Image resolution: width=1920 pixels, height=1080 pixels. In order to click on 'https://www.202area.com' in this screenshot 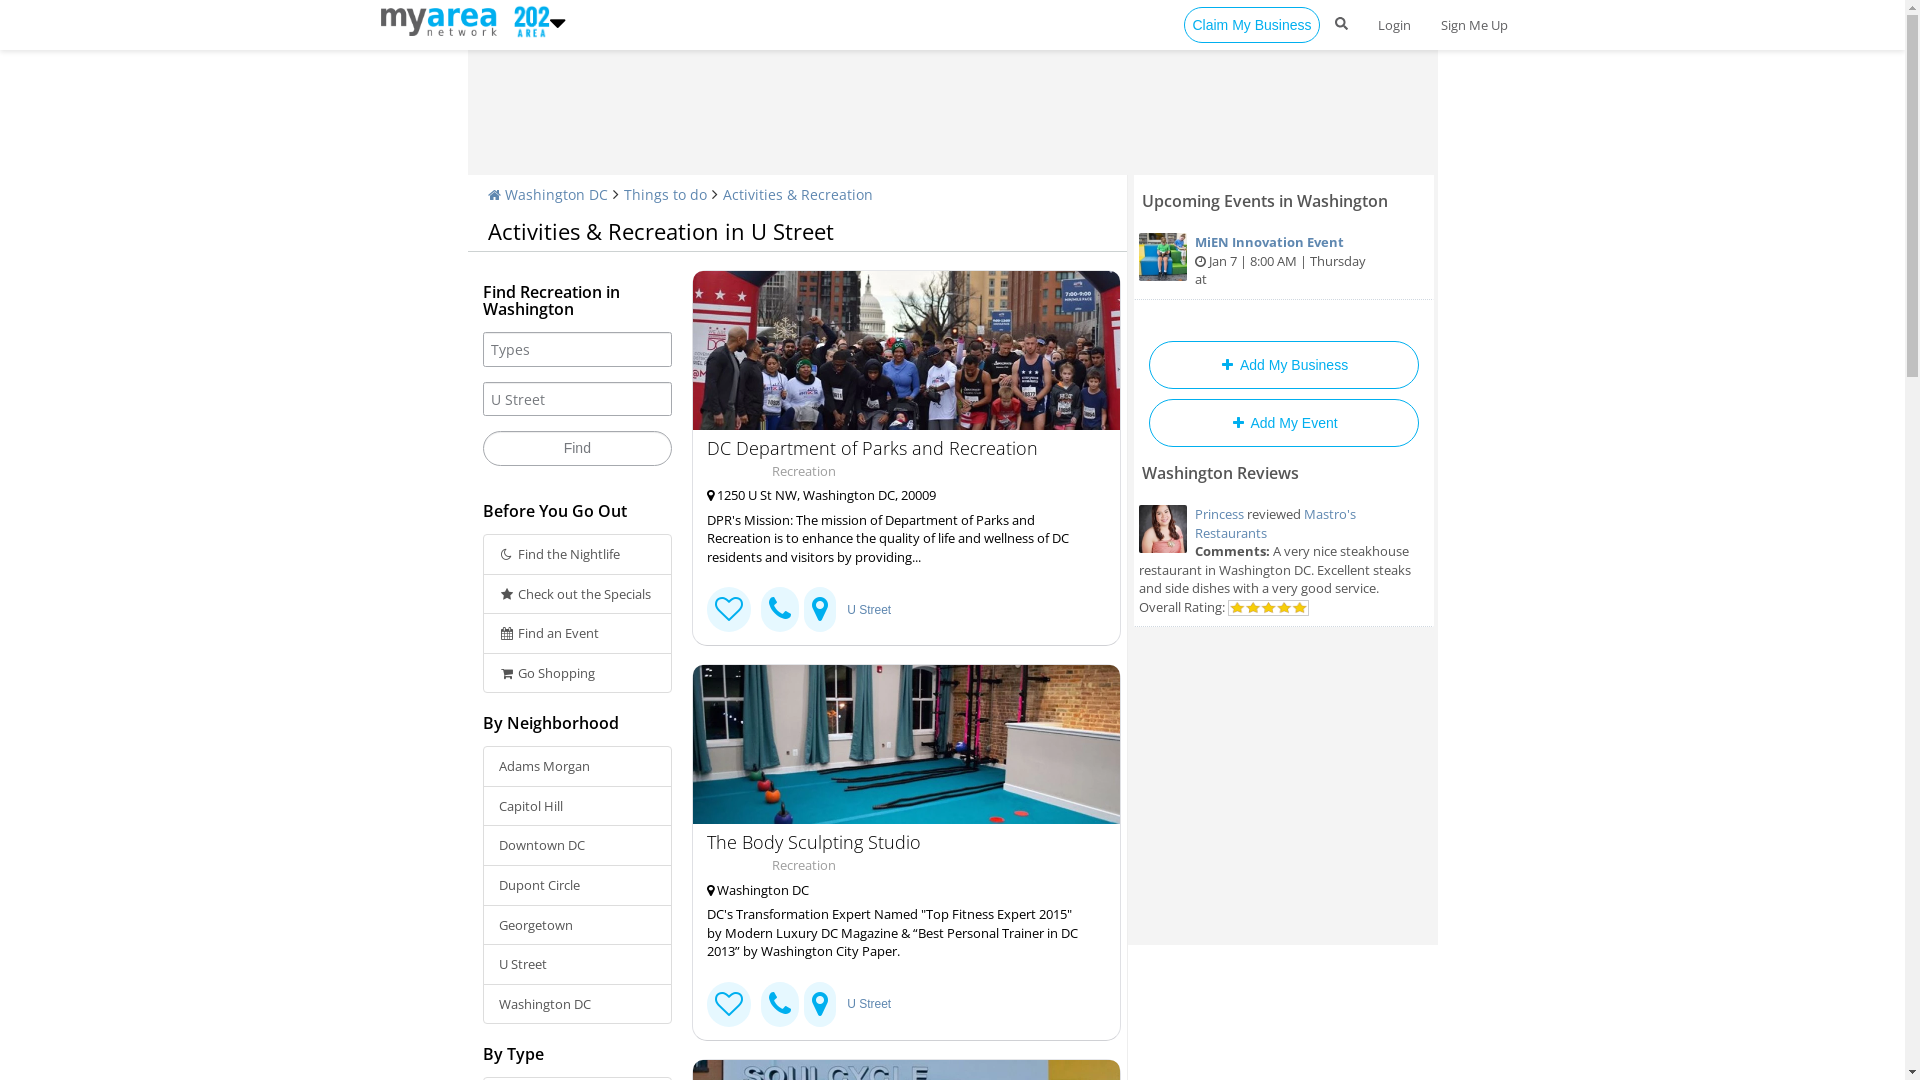, I will do `click(379, 19)`.